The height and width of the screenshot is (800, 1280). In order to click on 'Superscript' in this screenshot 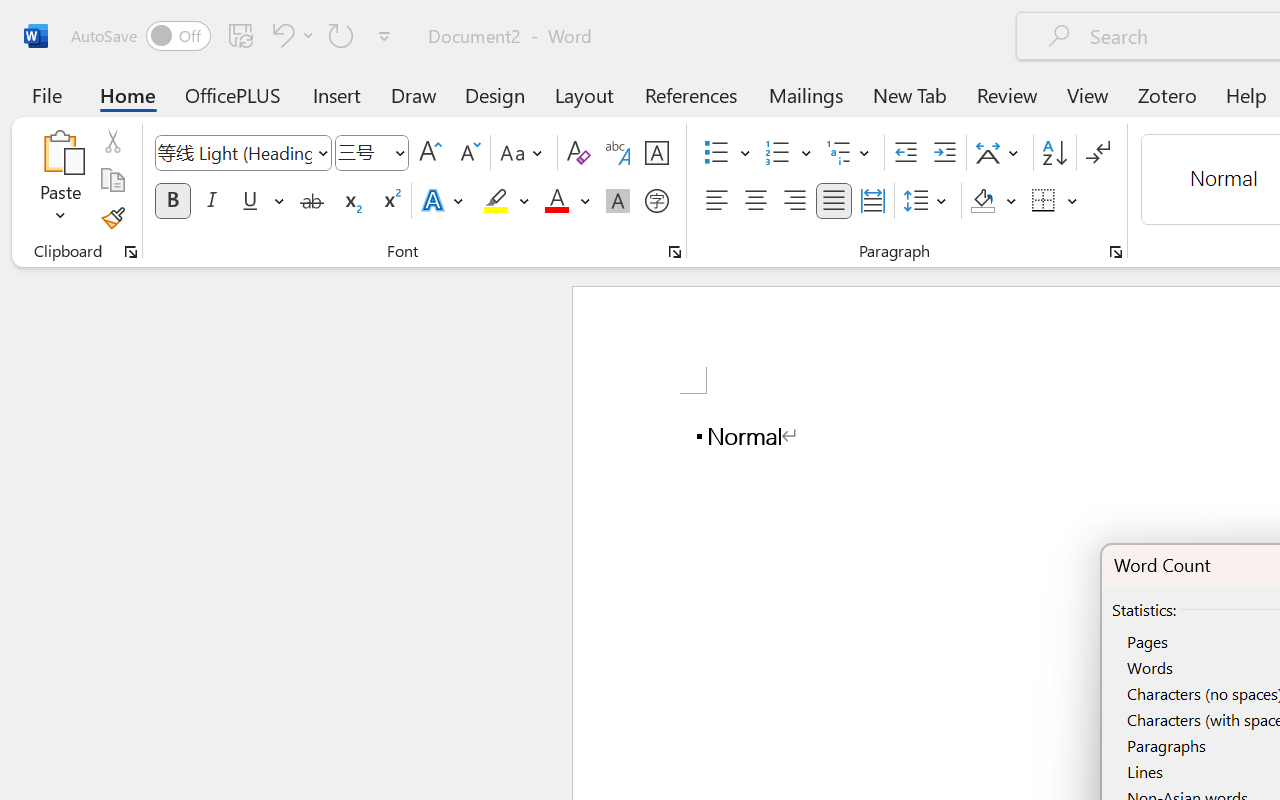, I will do `click(390, 201)`.